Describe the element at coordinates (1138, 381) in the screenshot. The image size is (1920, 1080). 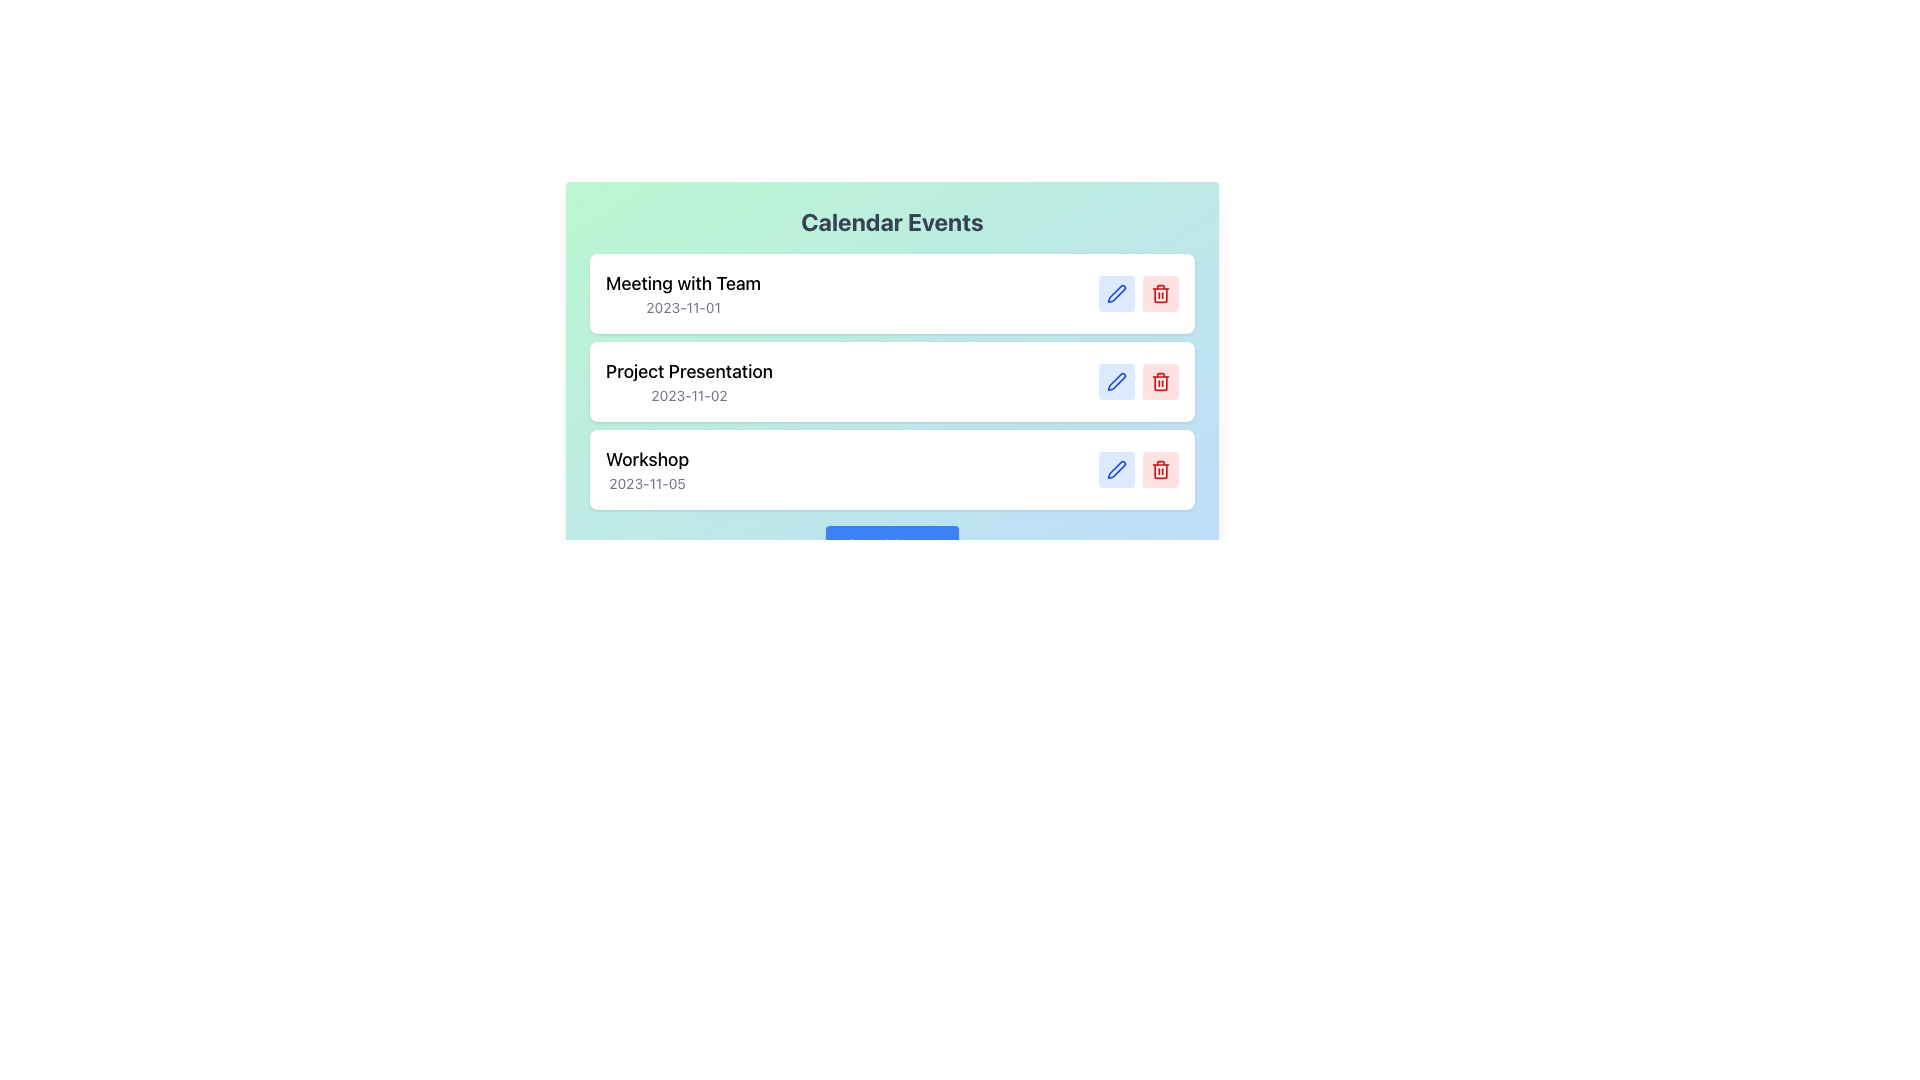
I see `the composite button group containing the blue 'edit' button and the red 'delete' button` at that location.